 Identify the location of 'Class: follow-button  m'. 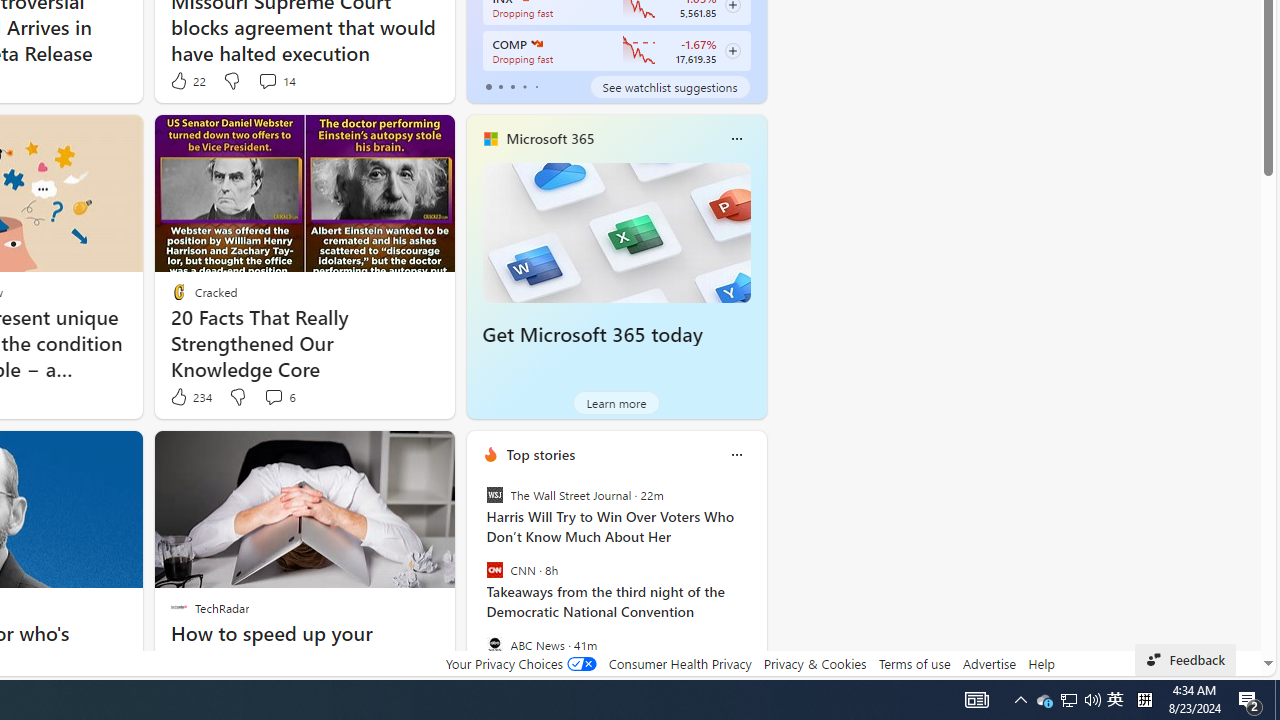
(731, 50).